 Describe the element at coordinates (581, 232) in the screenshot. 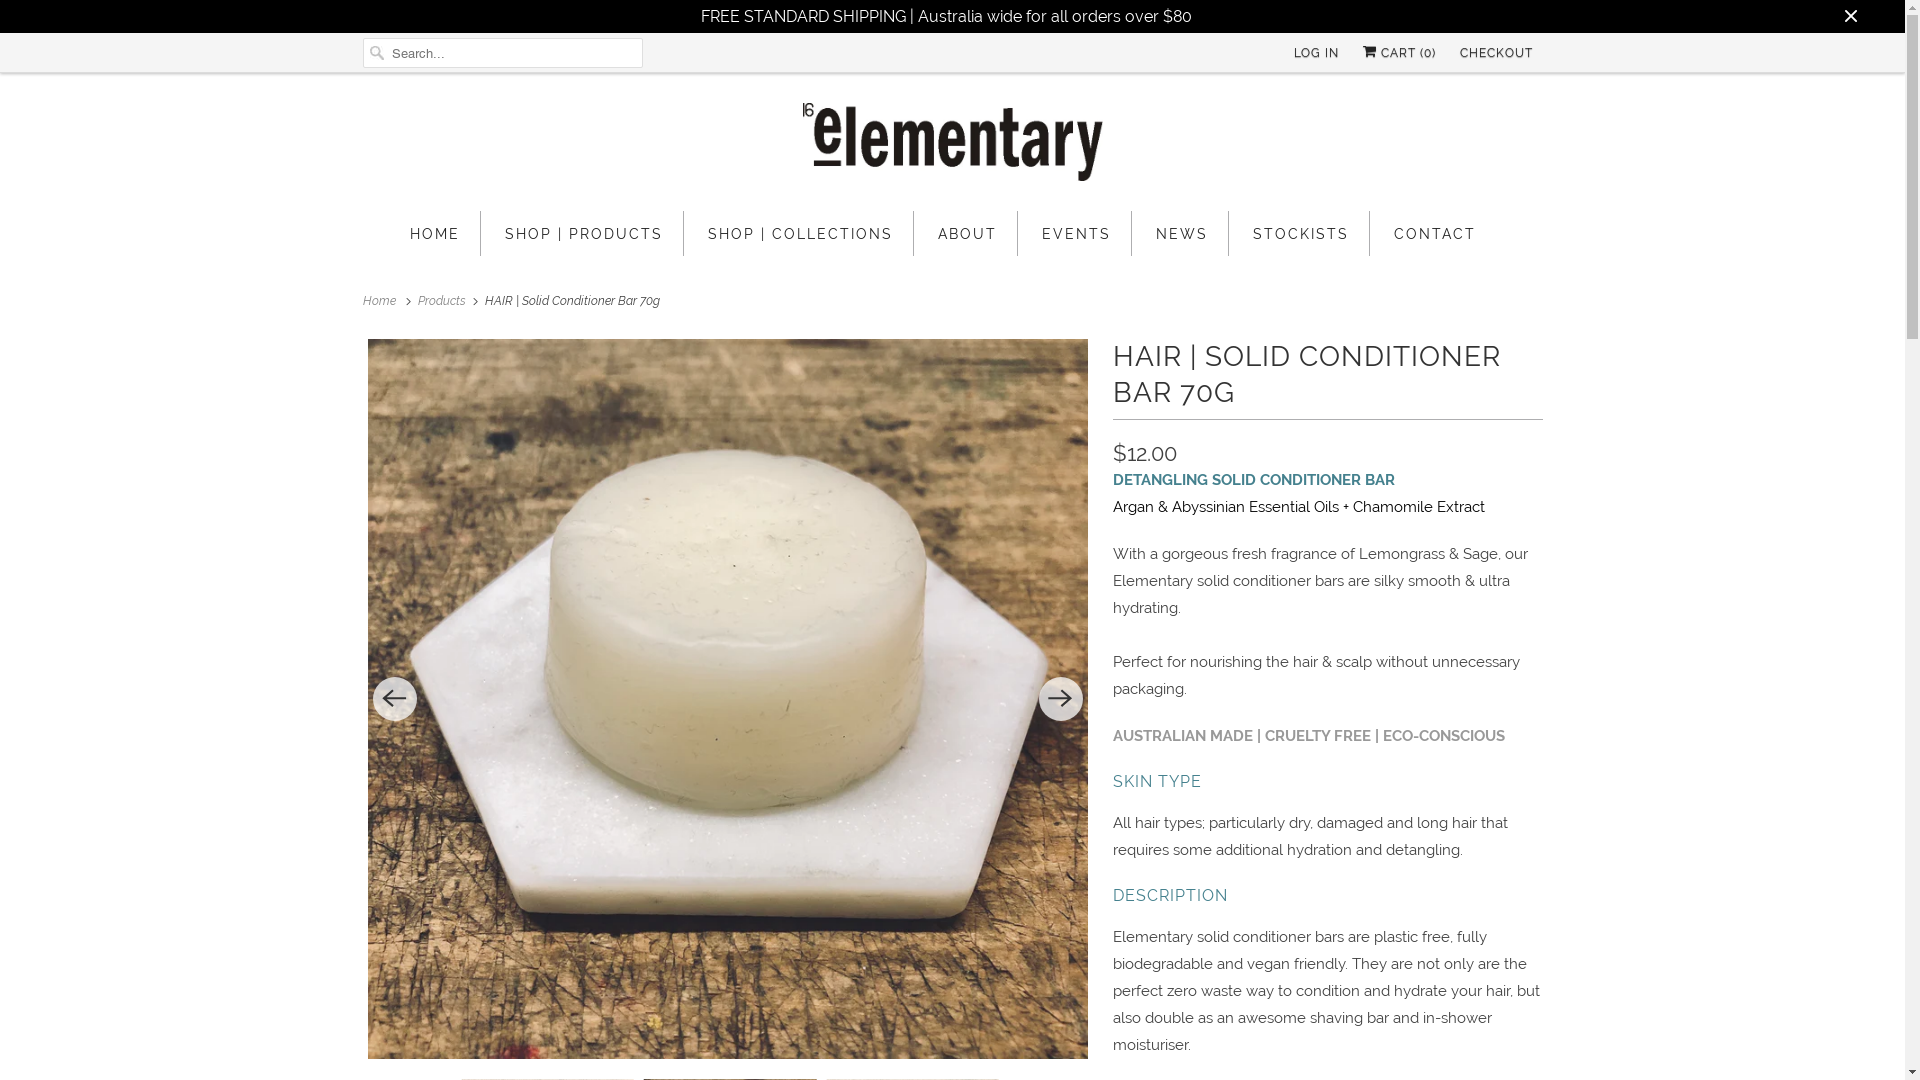

I see `'SHOP | PRODUCTS'` at that location.